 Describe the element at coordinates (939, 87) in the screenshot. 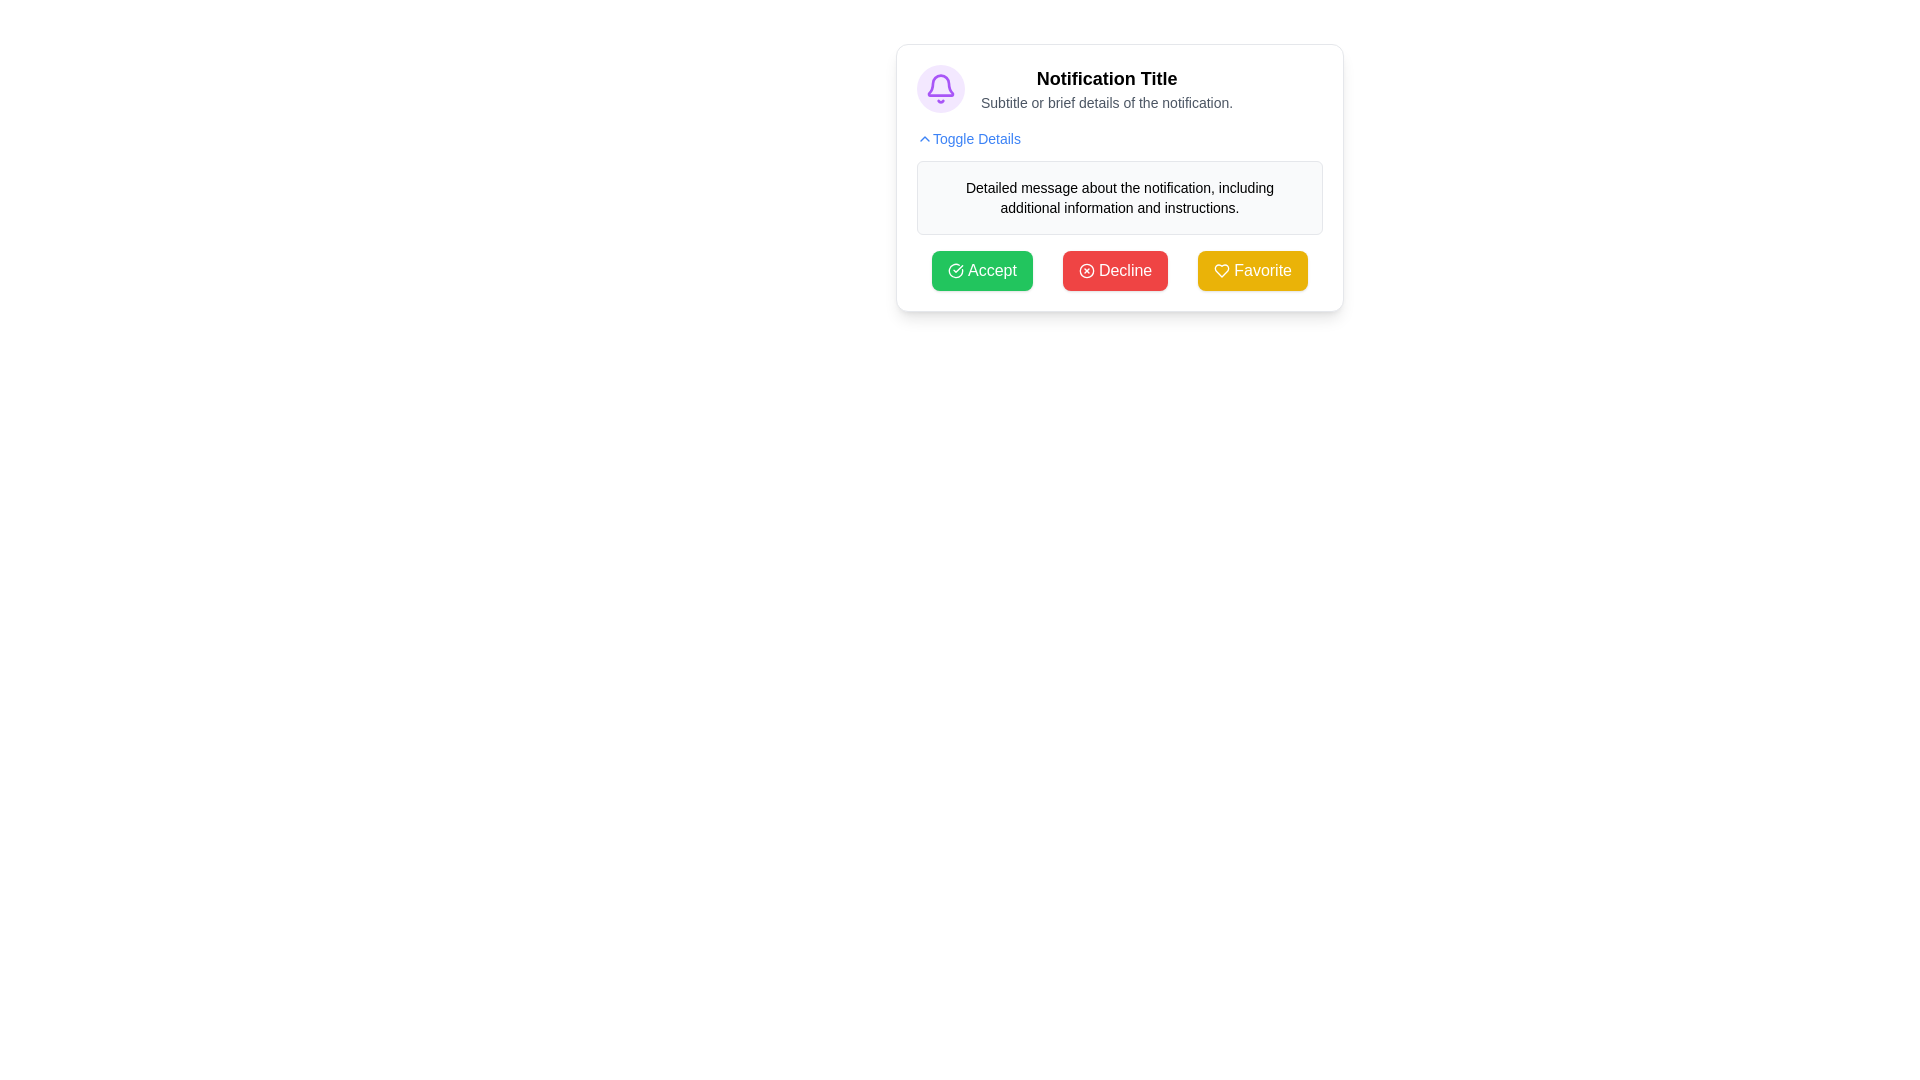

I see `the notification icon located at the top-left area of the card titled 'Notification Title', which is represented by a circular icon with a purple outline` at that location.